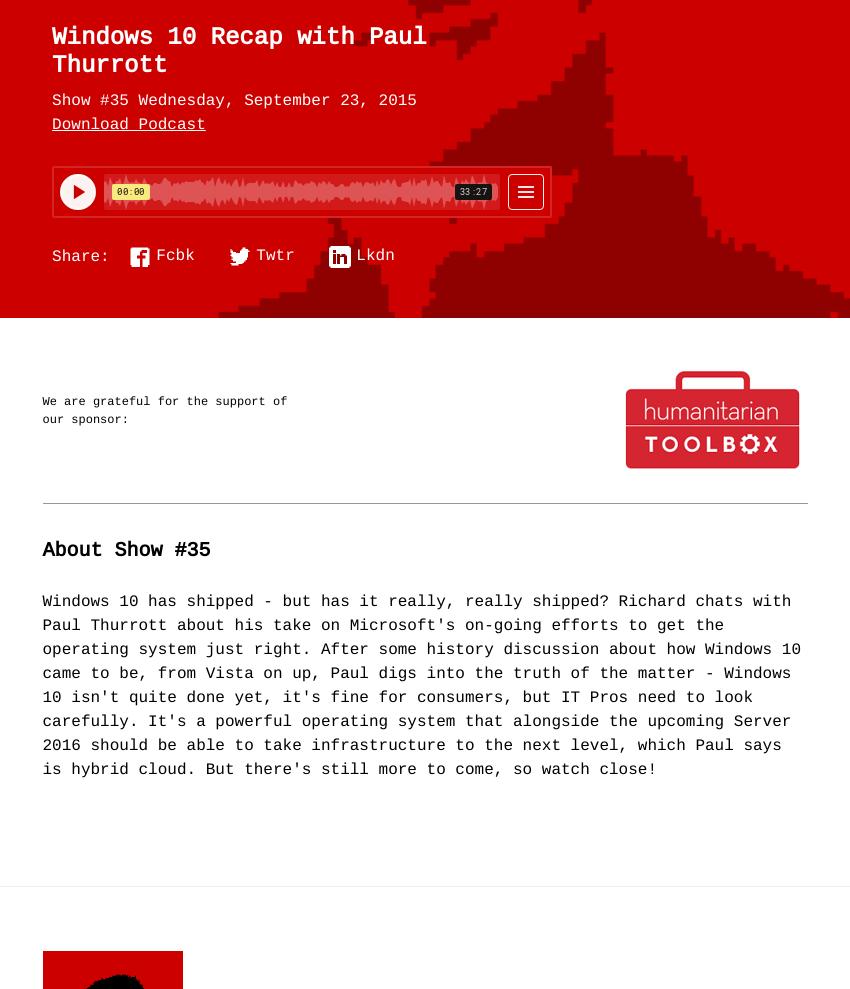 The height and width of the screenshot is (989, 850). What do you see at coordinates (128, 124) in the screenshot?
I see `'Download Podcast'` at bounding box center [128, 124].